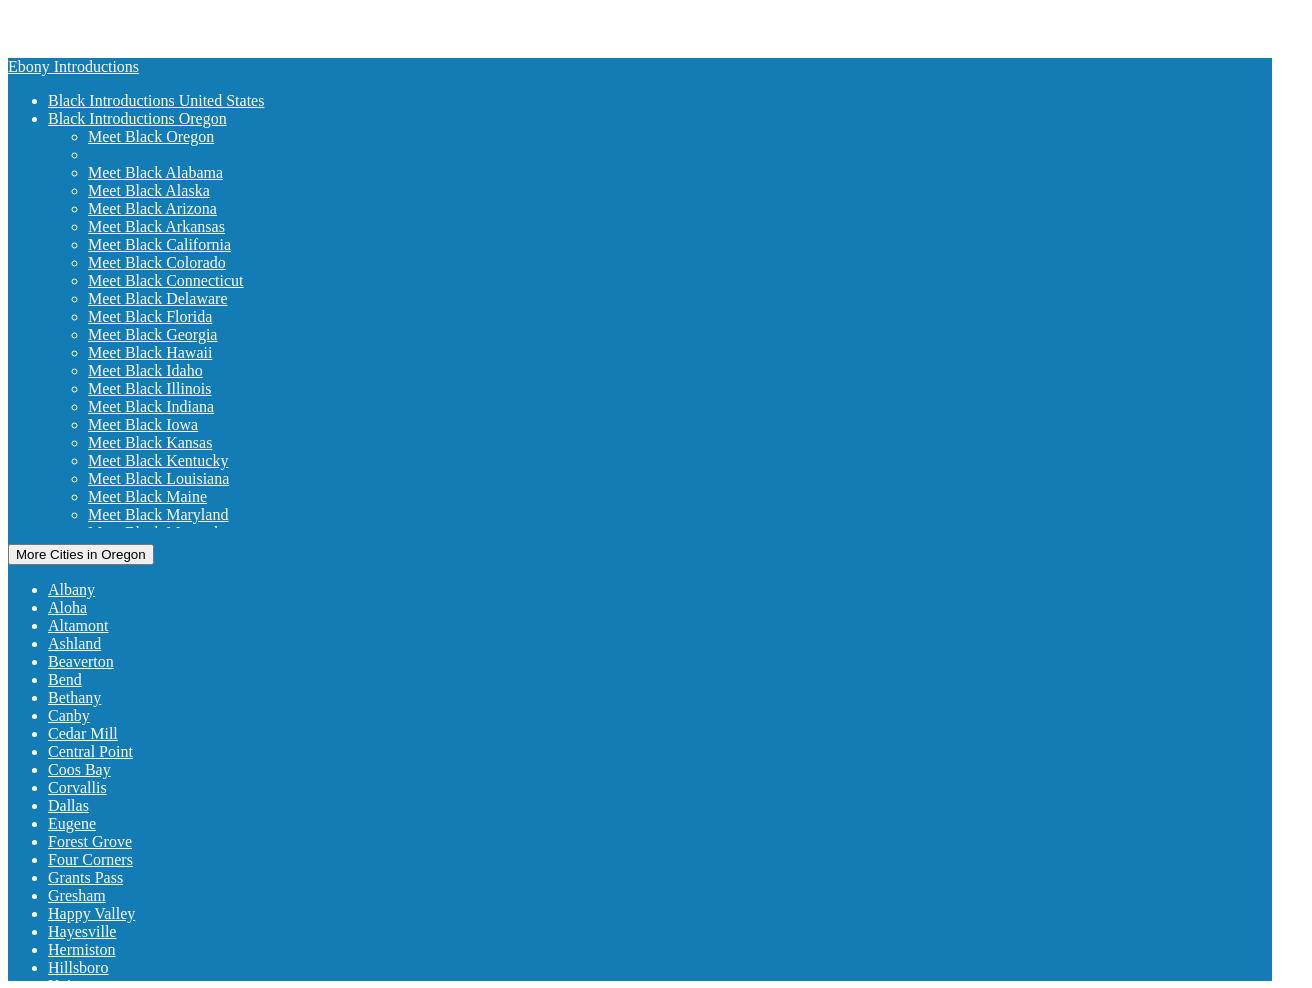  I want to click on 'Meet Black Kentucky', so click(88, 460).